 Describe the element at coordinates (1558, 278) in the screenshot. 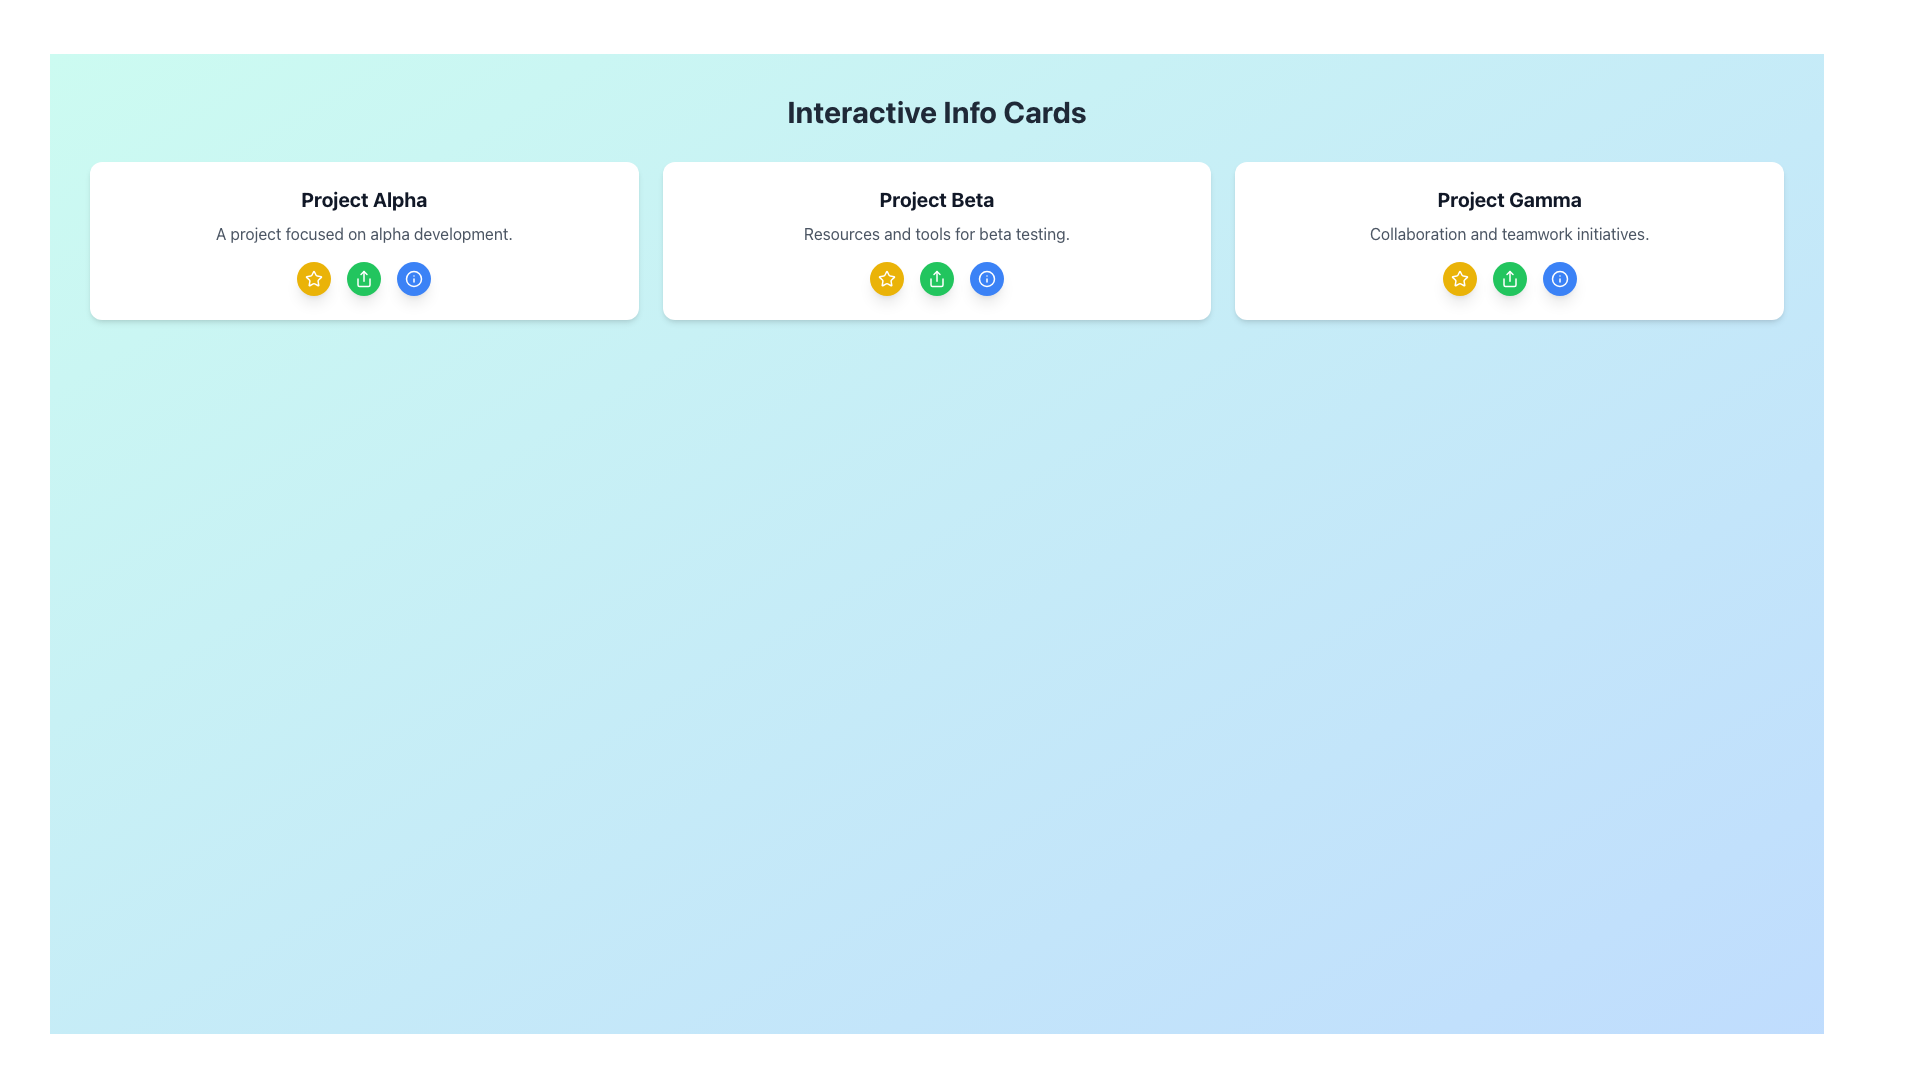

I see `the circular outline of the info button icon located at the bottom right of the card titled 'Project Gamma'` at that location.